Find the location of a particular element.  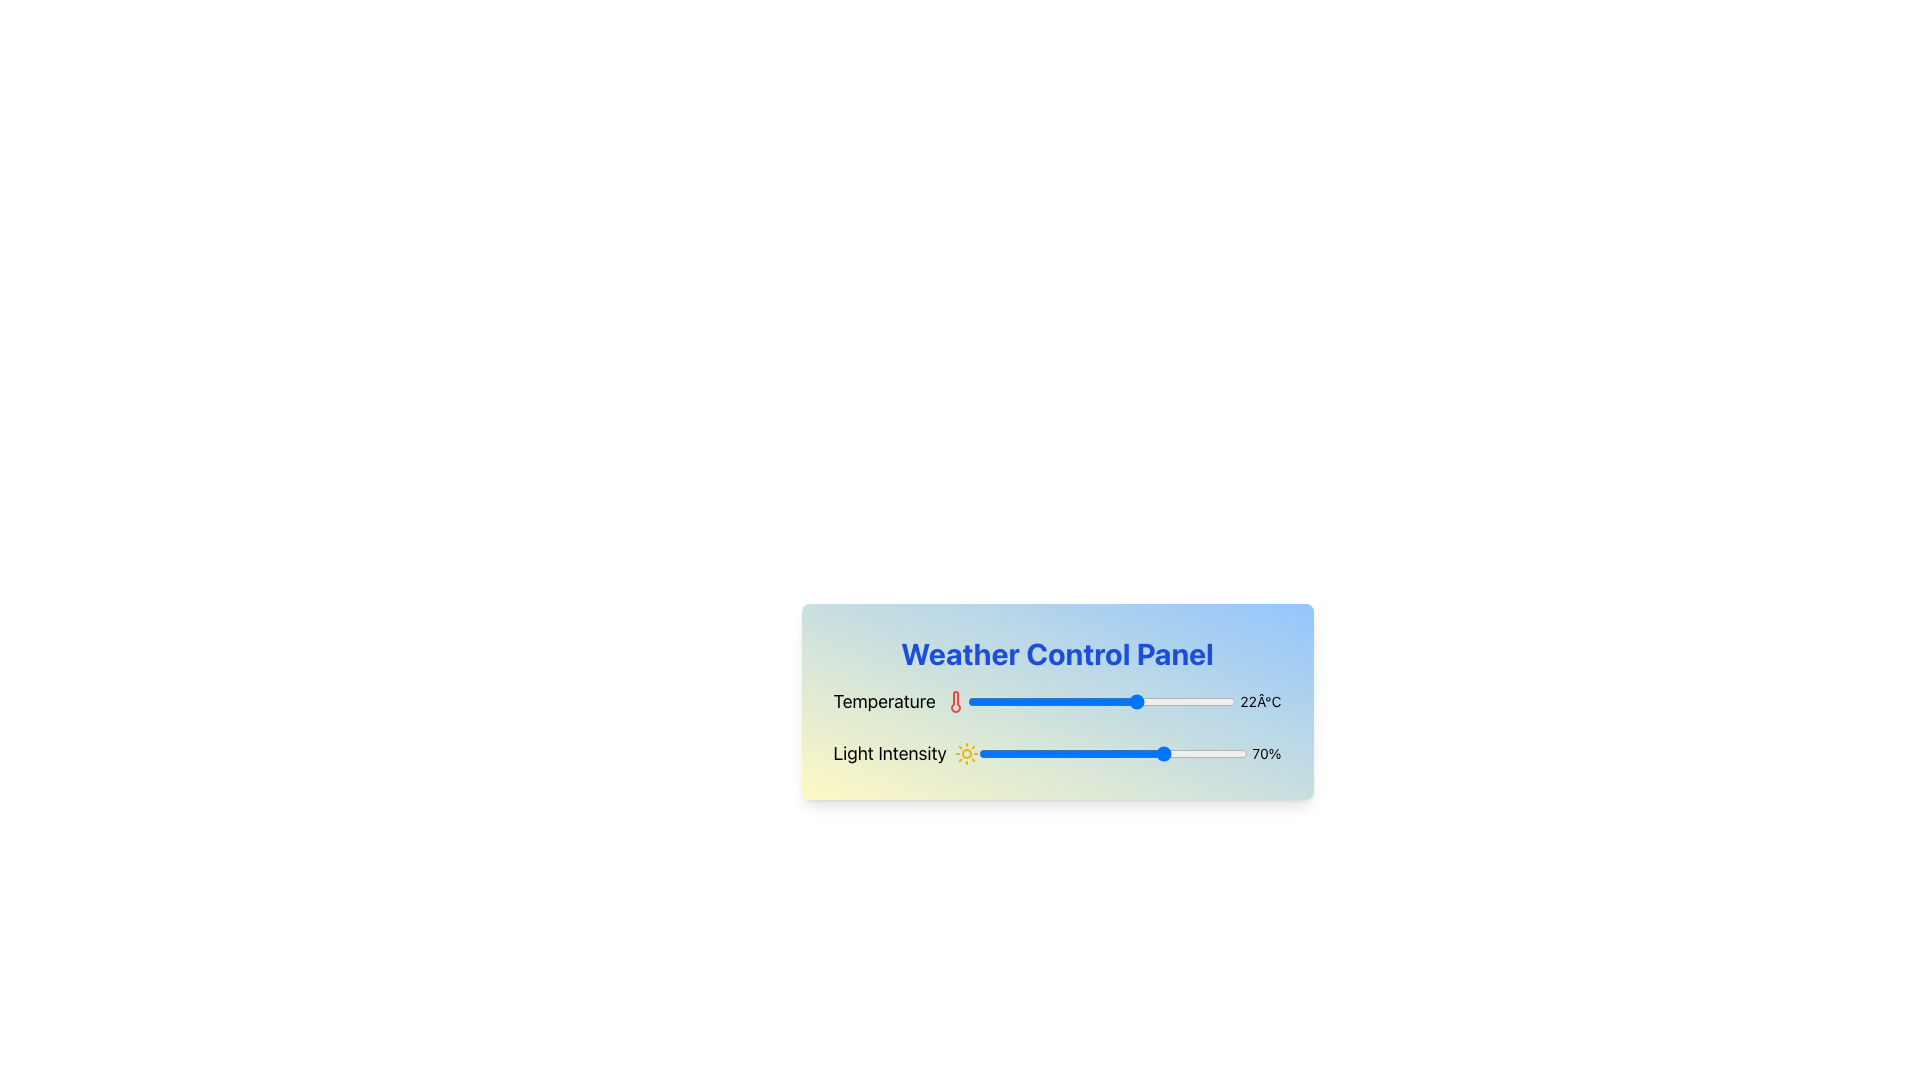

the temperature slider is located at coordinates (1171, 701).